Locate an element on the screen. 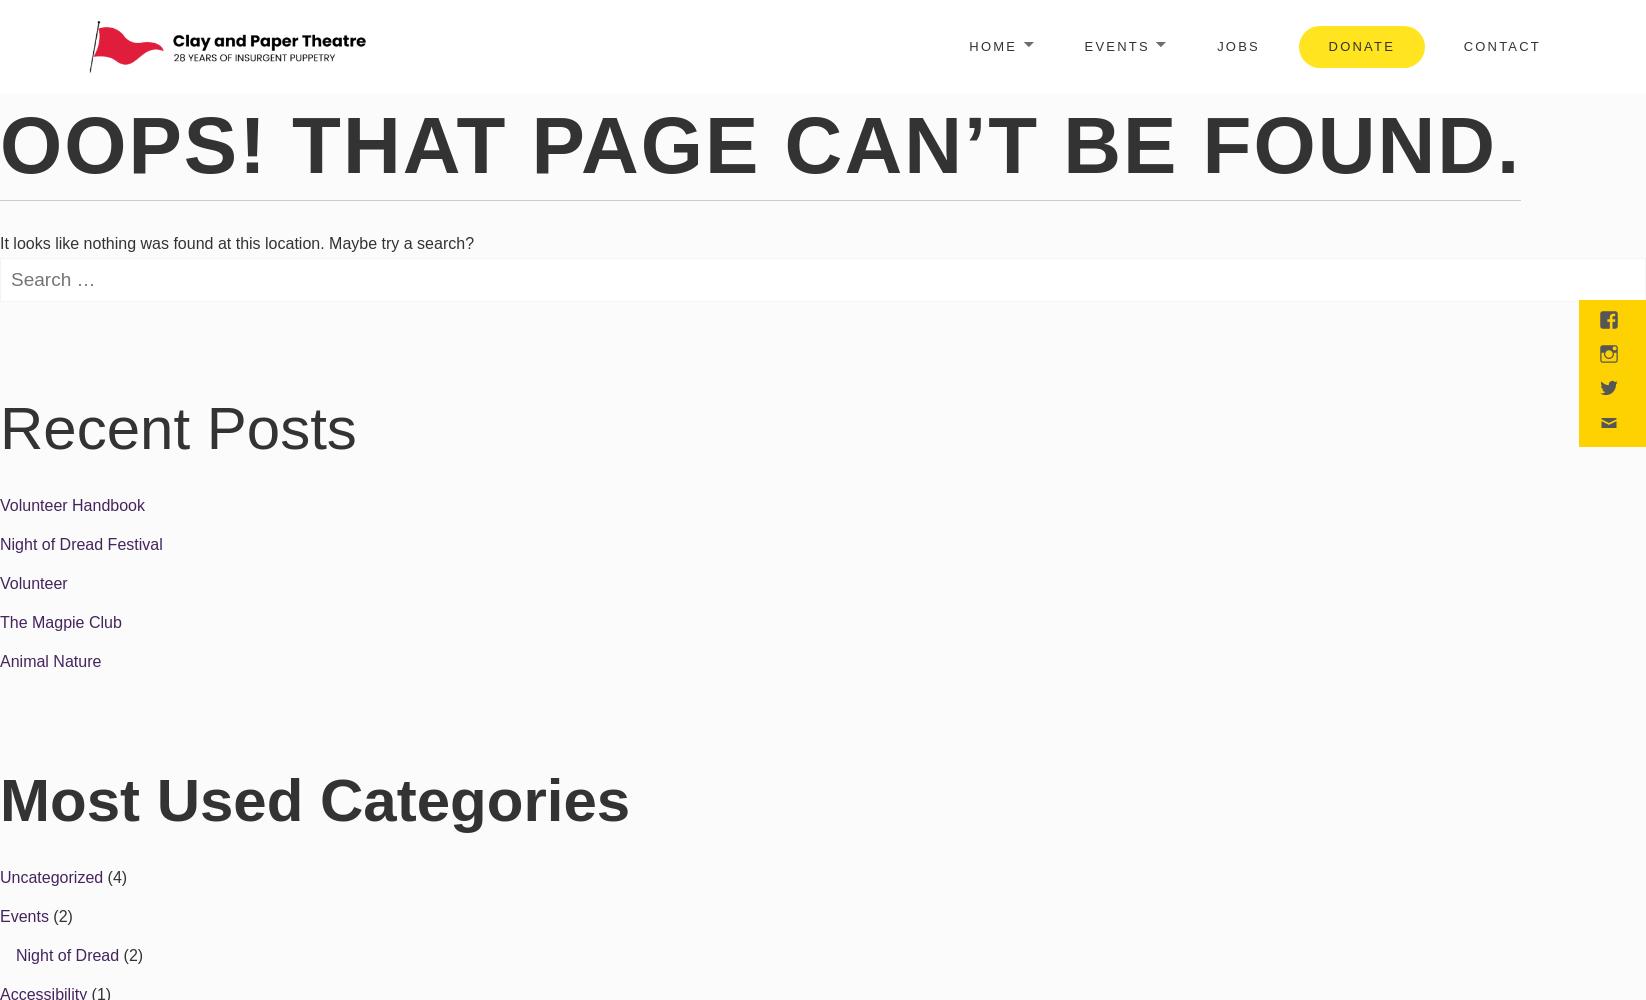 The height and width of the screenshot is (1000, 1646). 'Night of Dread' is located at coordinates (15, 954).